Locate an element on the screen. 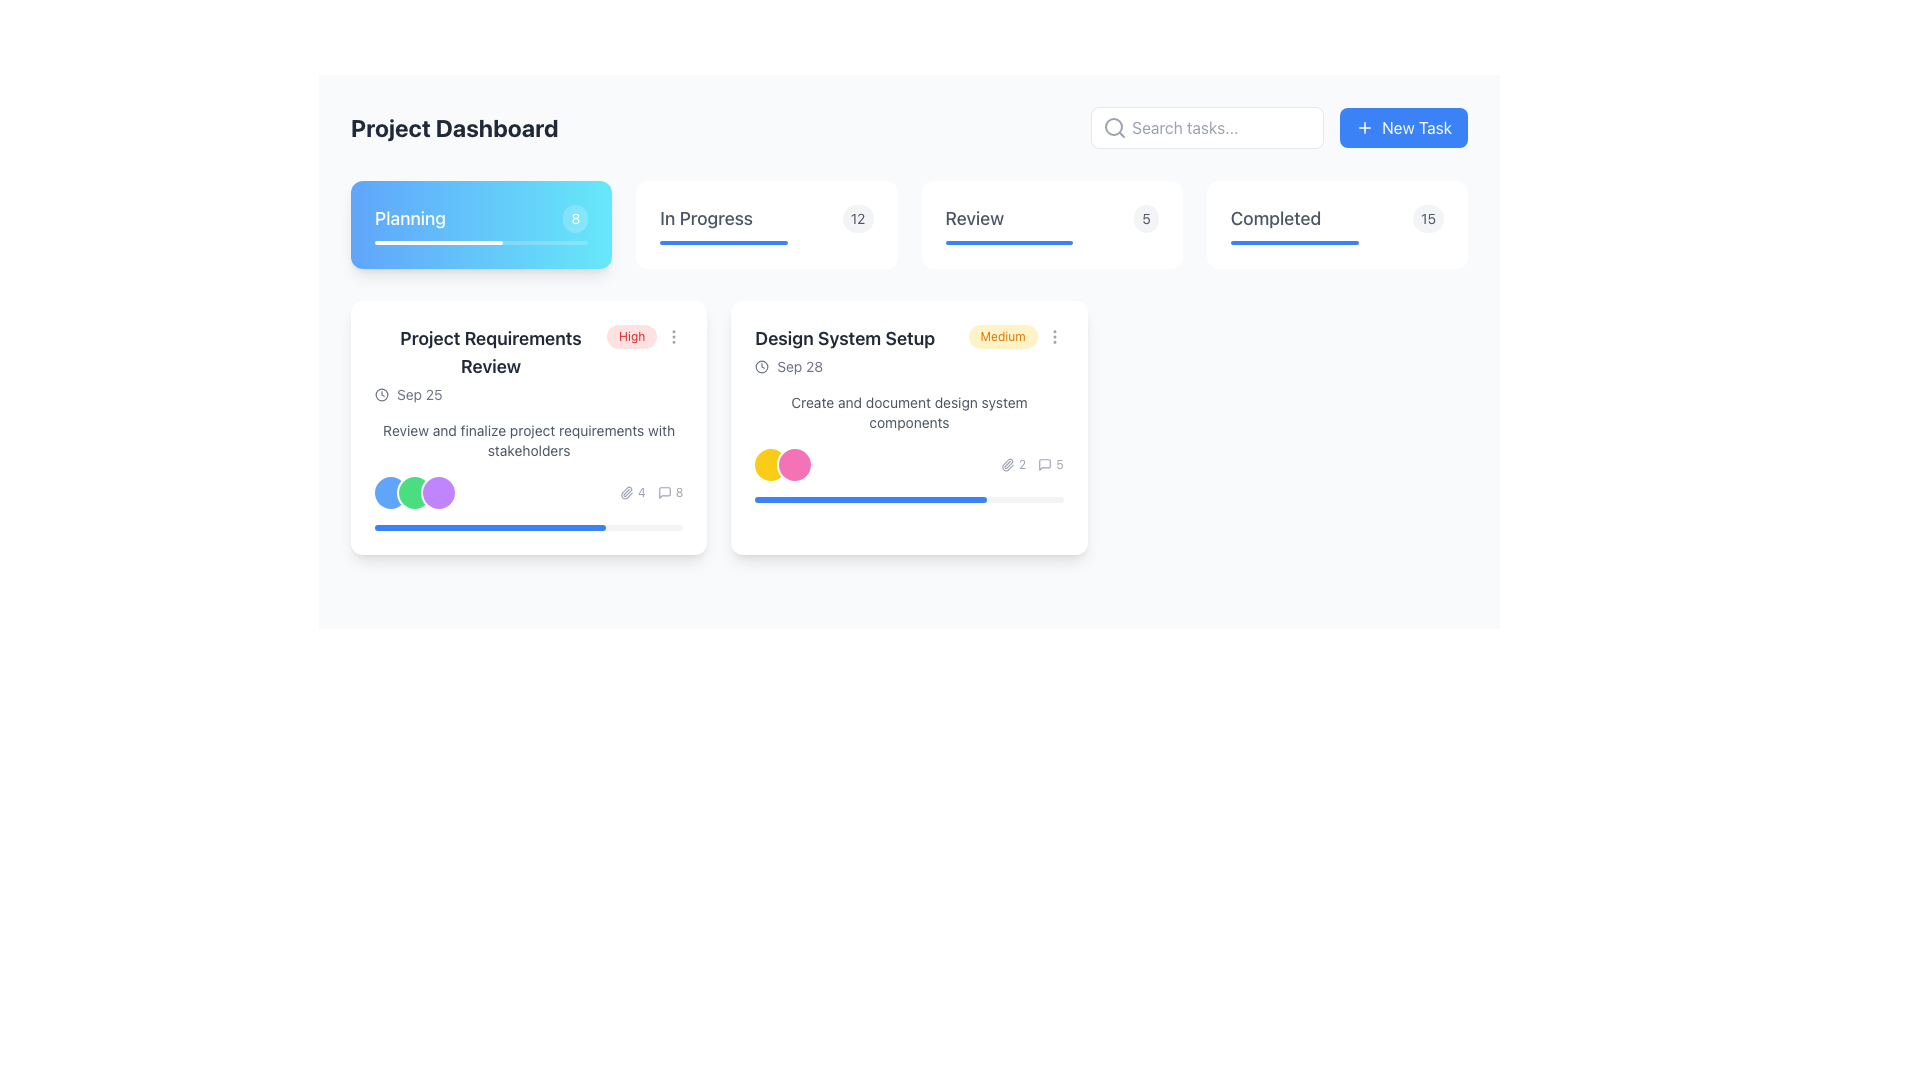 This screenshot has height=1080, width=1920. the text input field located at the top-right corner of the interface is located at coordinates (1206, 127).